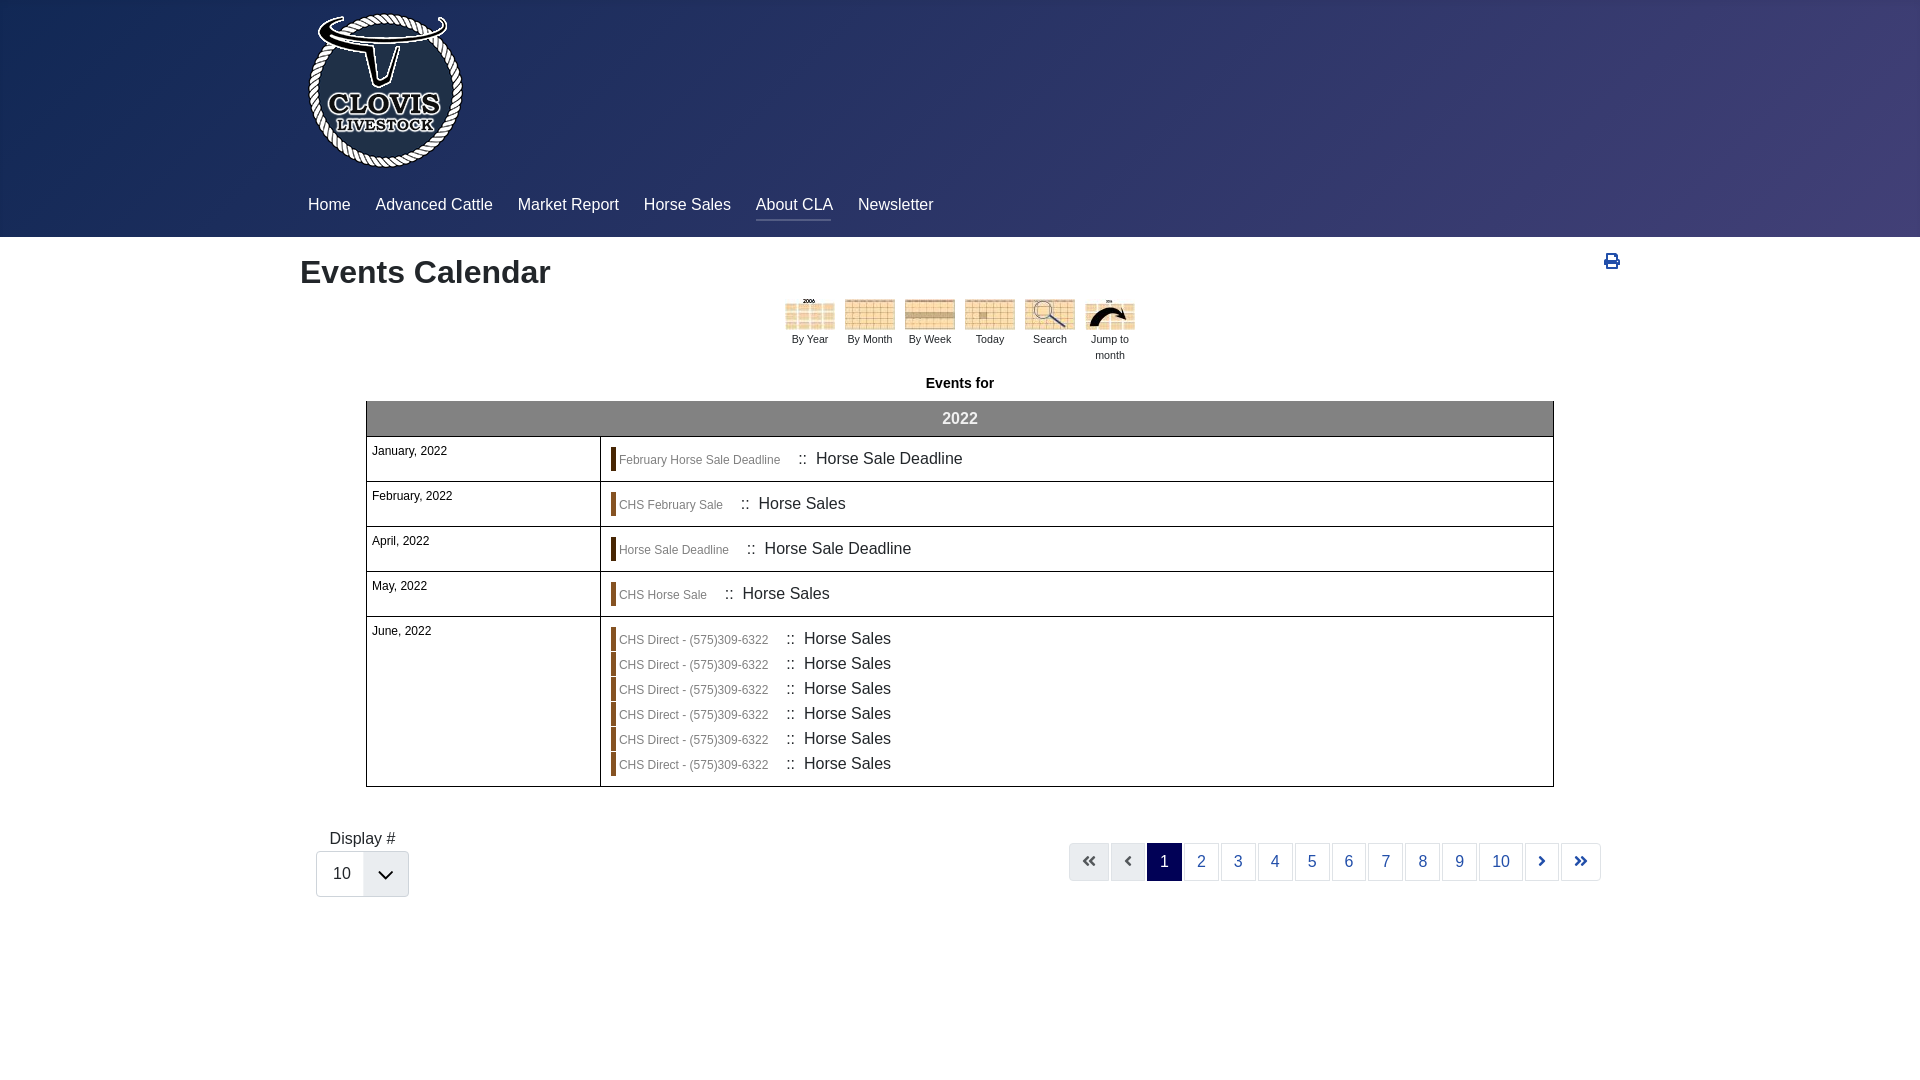 This screenshot has height=1080, width=1920. Describe the element at coordinates (793, 204) in the screenshot. I see `'About CLA'` at that location.